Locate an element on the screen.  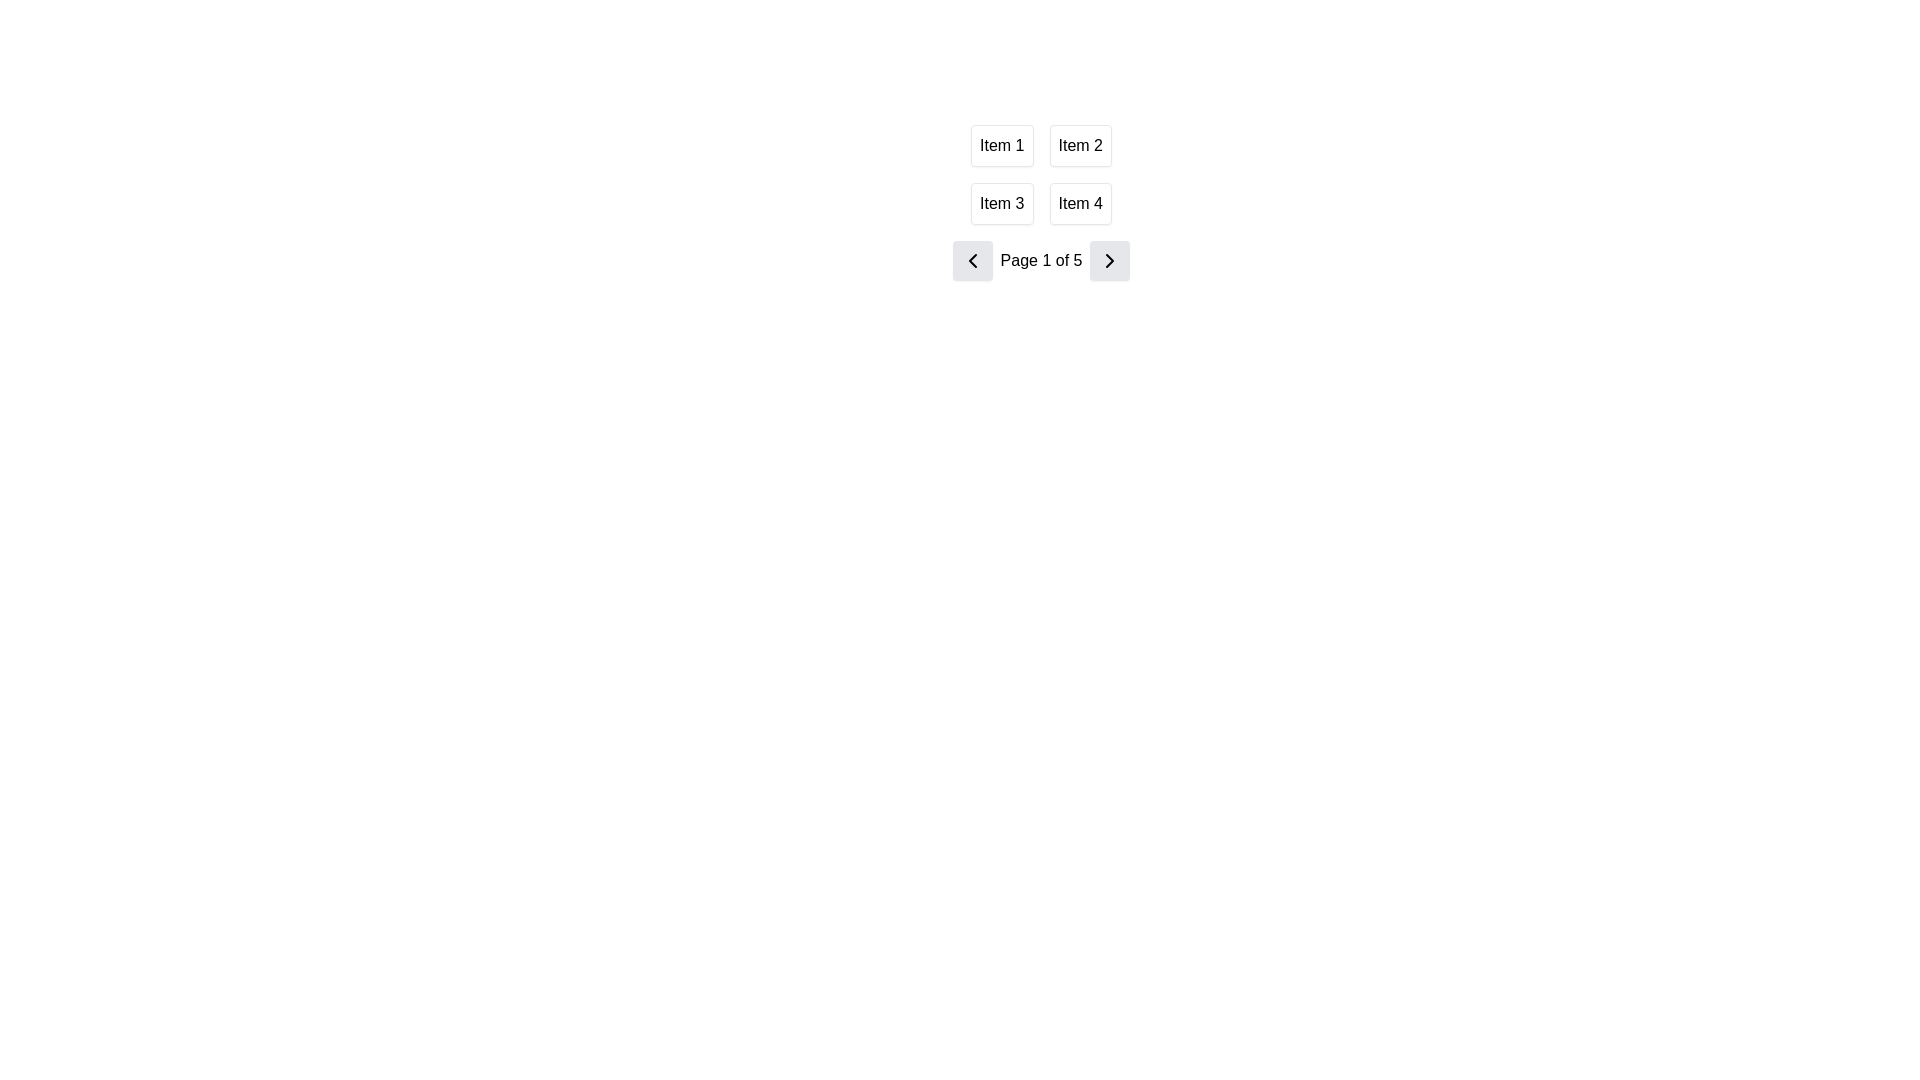
the bottom-left button in the grid is located at coordinates (1002, 204).